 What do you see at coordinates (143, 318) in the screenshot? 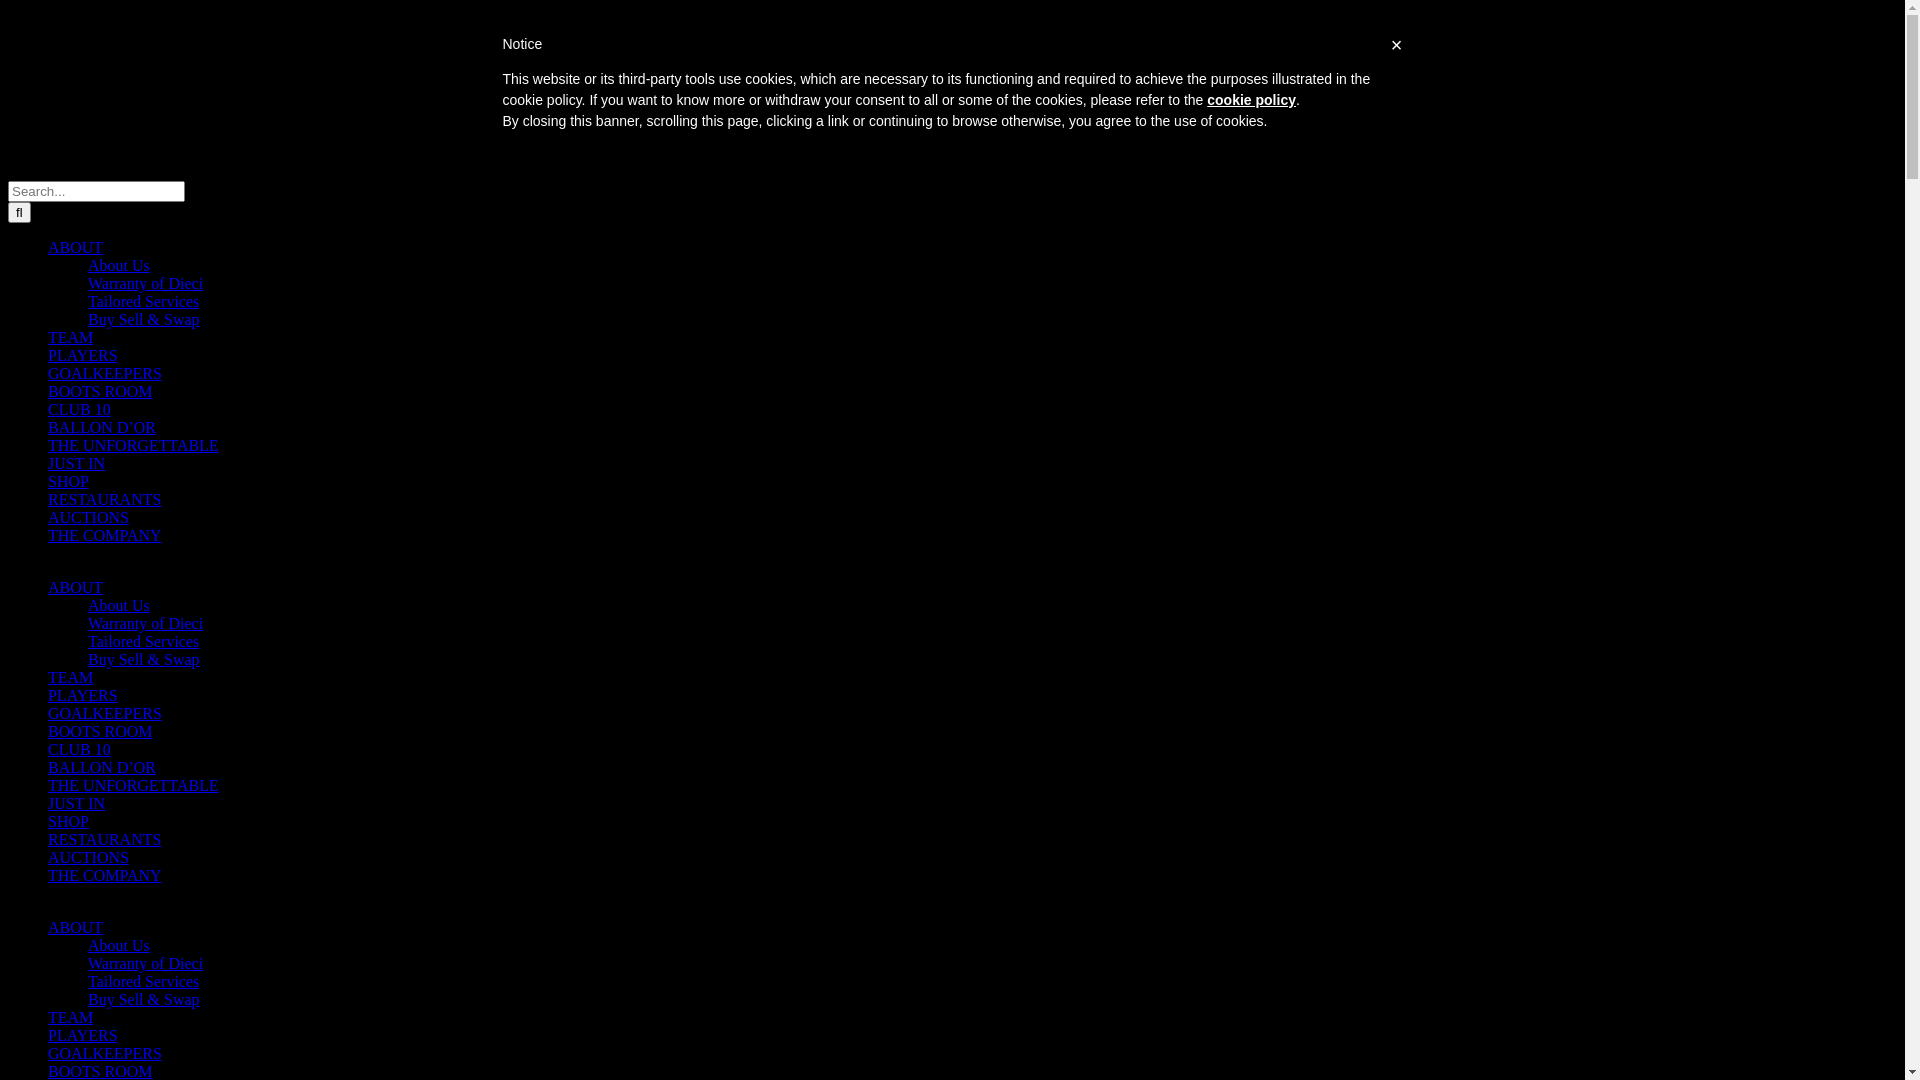
I see `'Buy Sell & Swap'` at bounding box center [143, 318].